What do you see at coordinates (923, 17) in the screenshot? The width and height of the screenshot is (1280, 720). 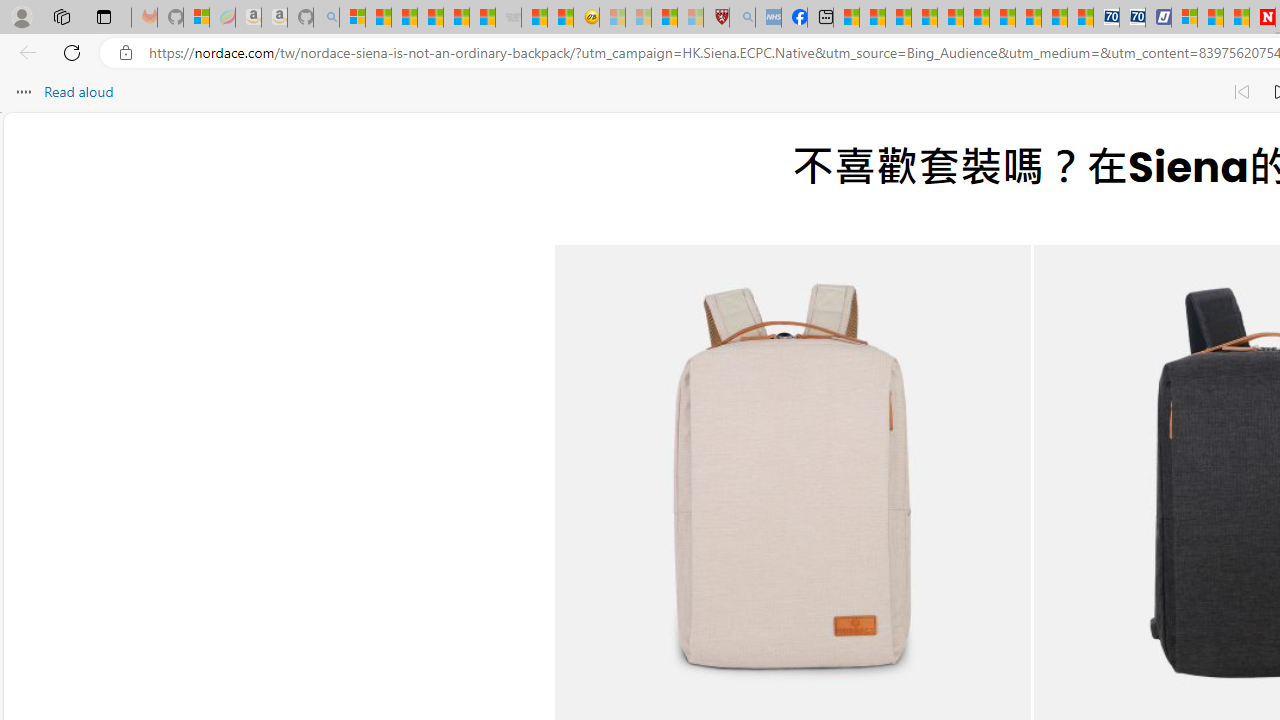 I see `'Climate Damage Becomes Too Severe To Reverse'` at bounding box center [923, 17].